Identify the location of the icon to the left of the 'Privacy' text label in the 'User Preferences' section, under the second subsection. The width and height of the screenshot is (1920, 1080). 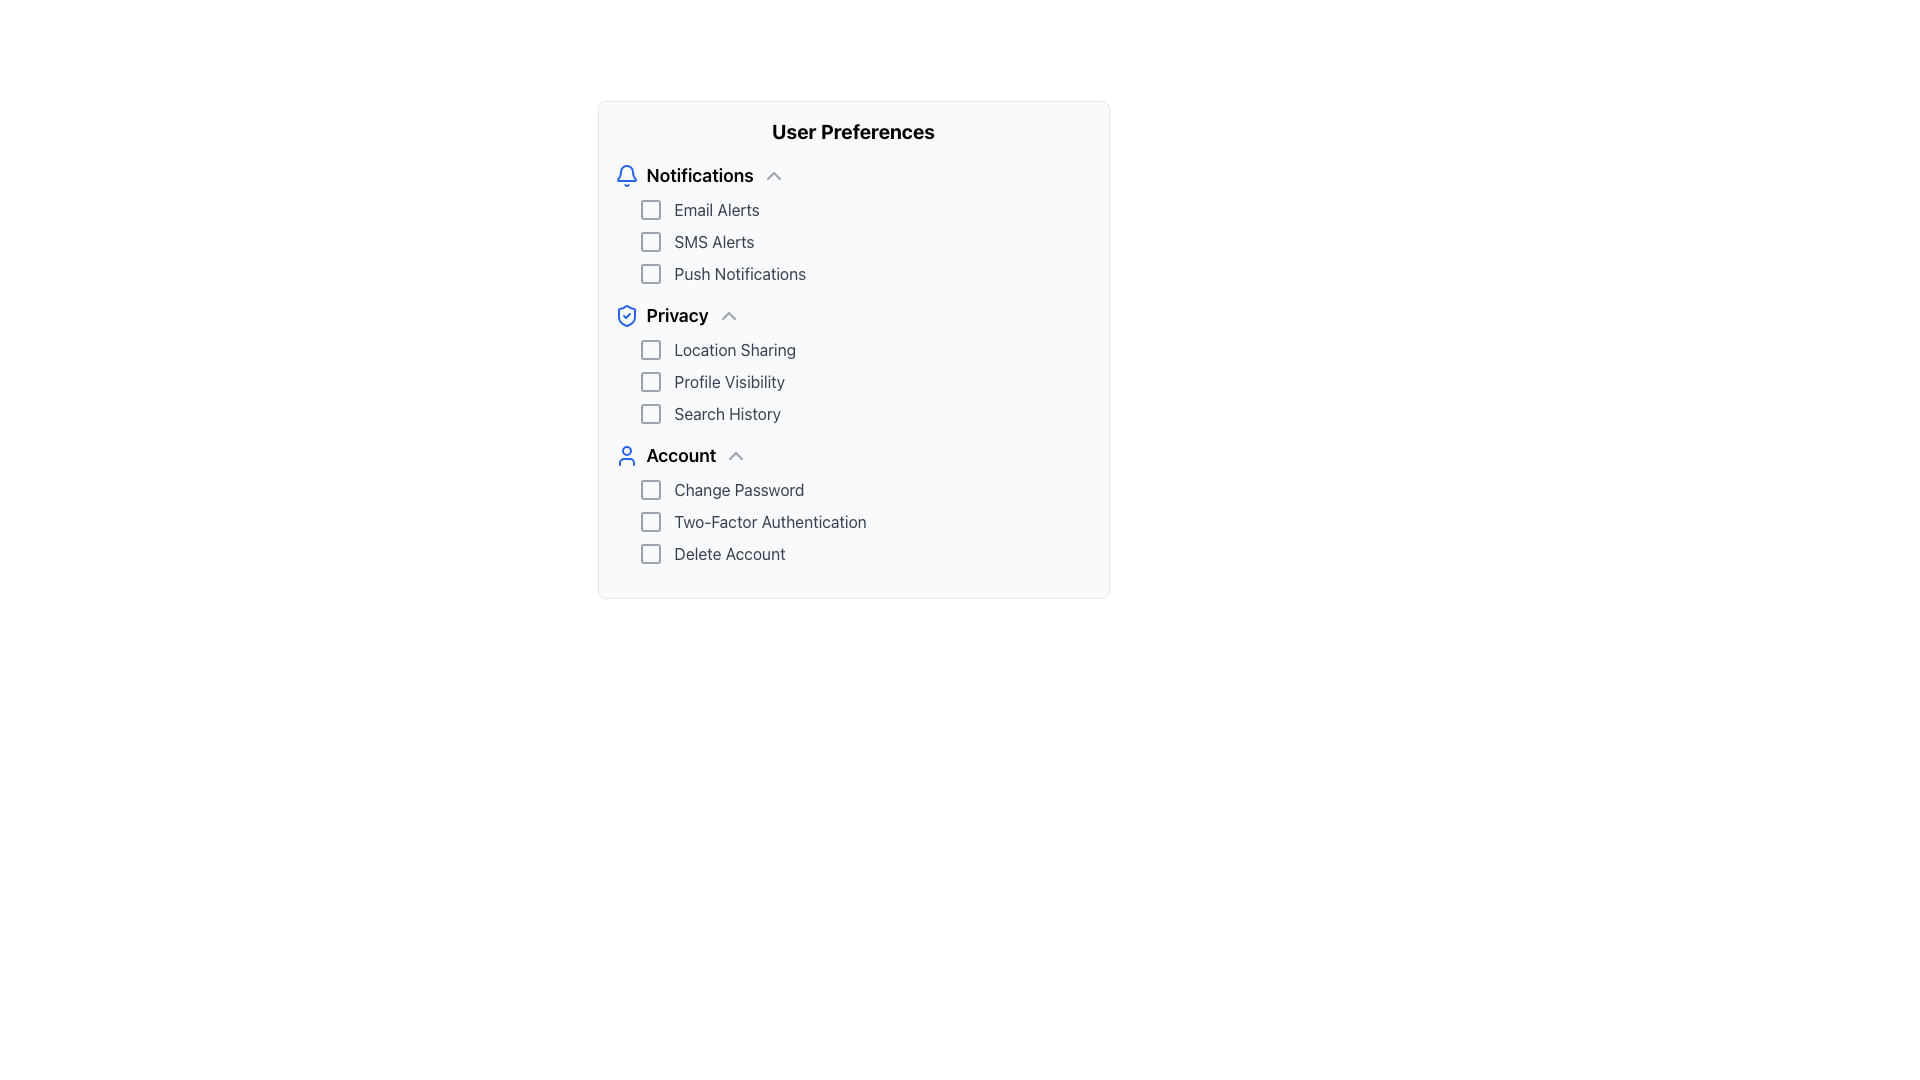
(625, 315).